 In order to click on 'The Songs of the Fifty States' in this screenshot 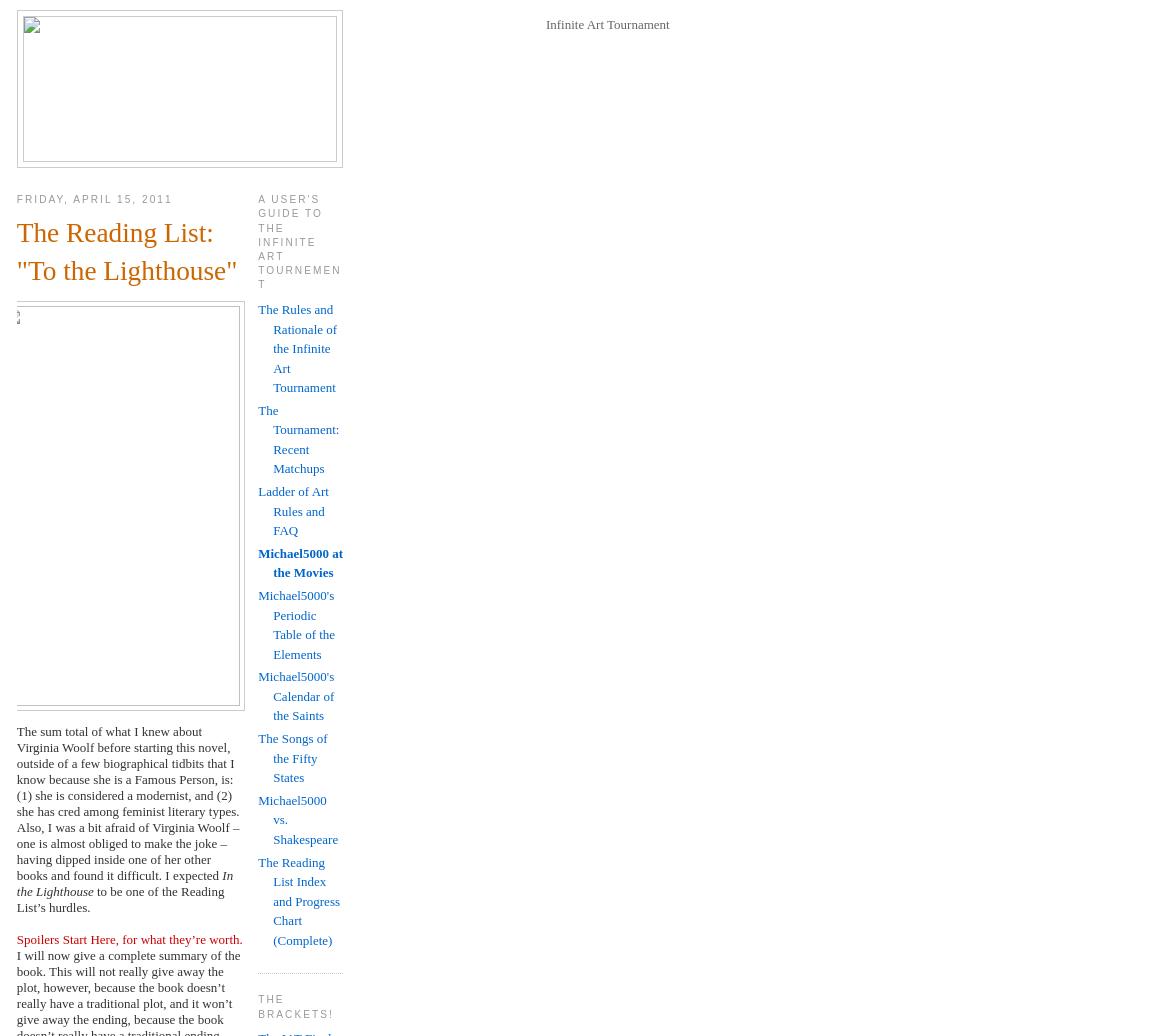, I will do `click(258, 758)`.